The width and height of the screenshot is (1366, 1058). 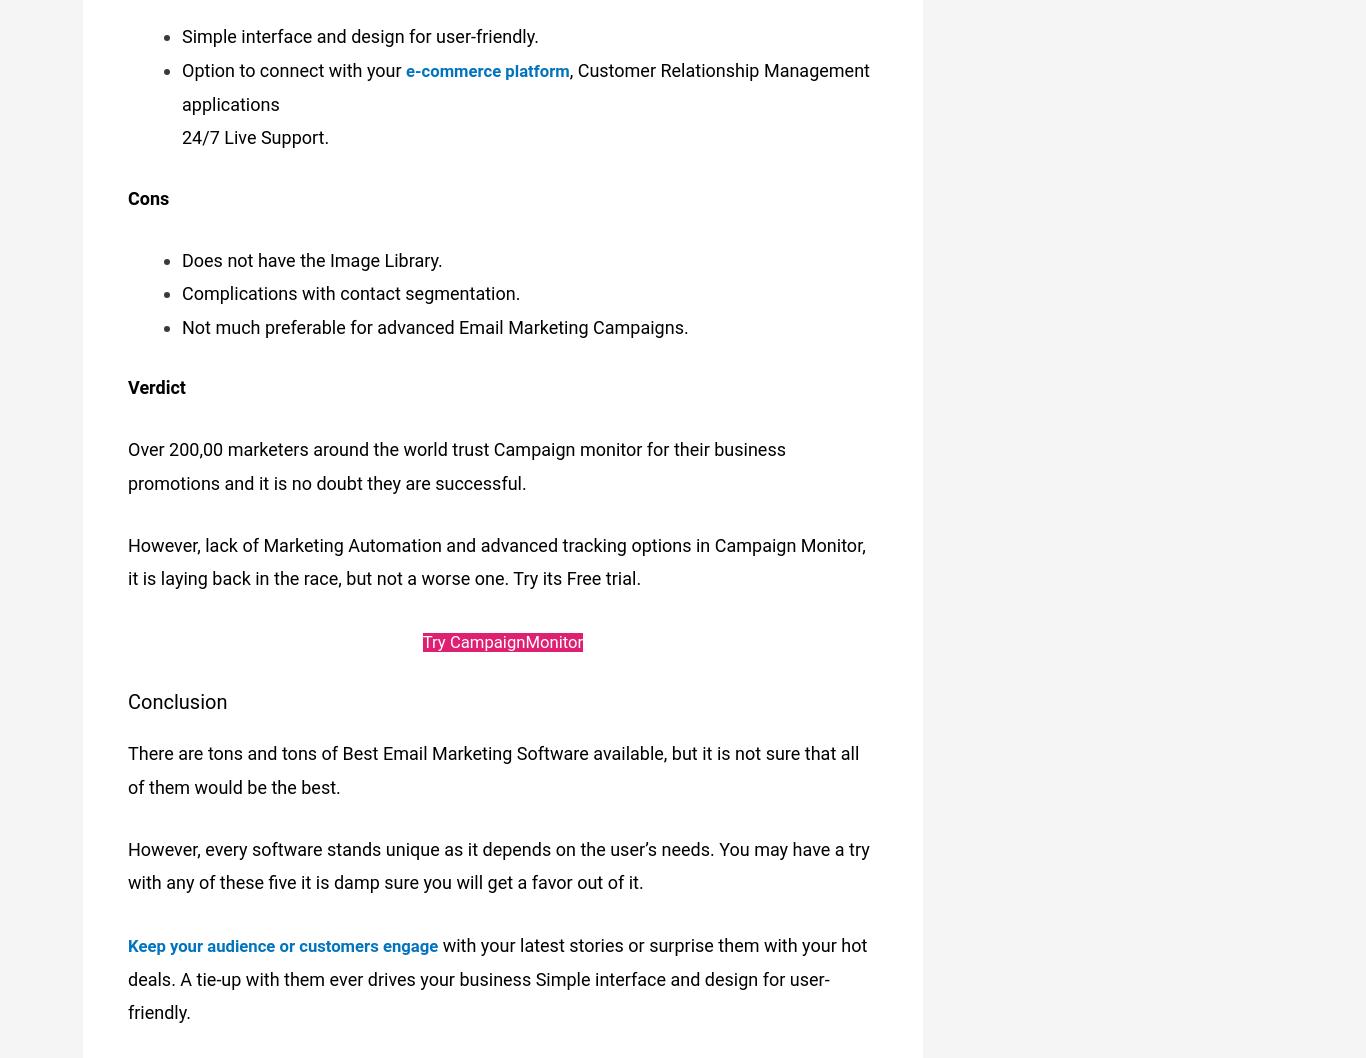 I want to click on 'Verdict', so click(x=155, y=375).